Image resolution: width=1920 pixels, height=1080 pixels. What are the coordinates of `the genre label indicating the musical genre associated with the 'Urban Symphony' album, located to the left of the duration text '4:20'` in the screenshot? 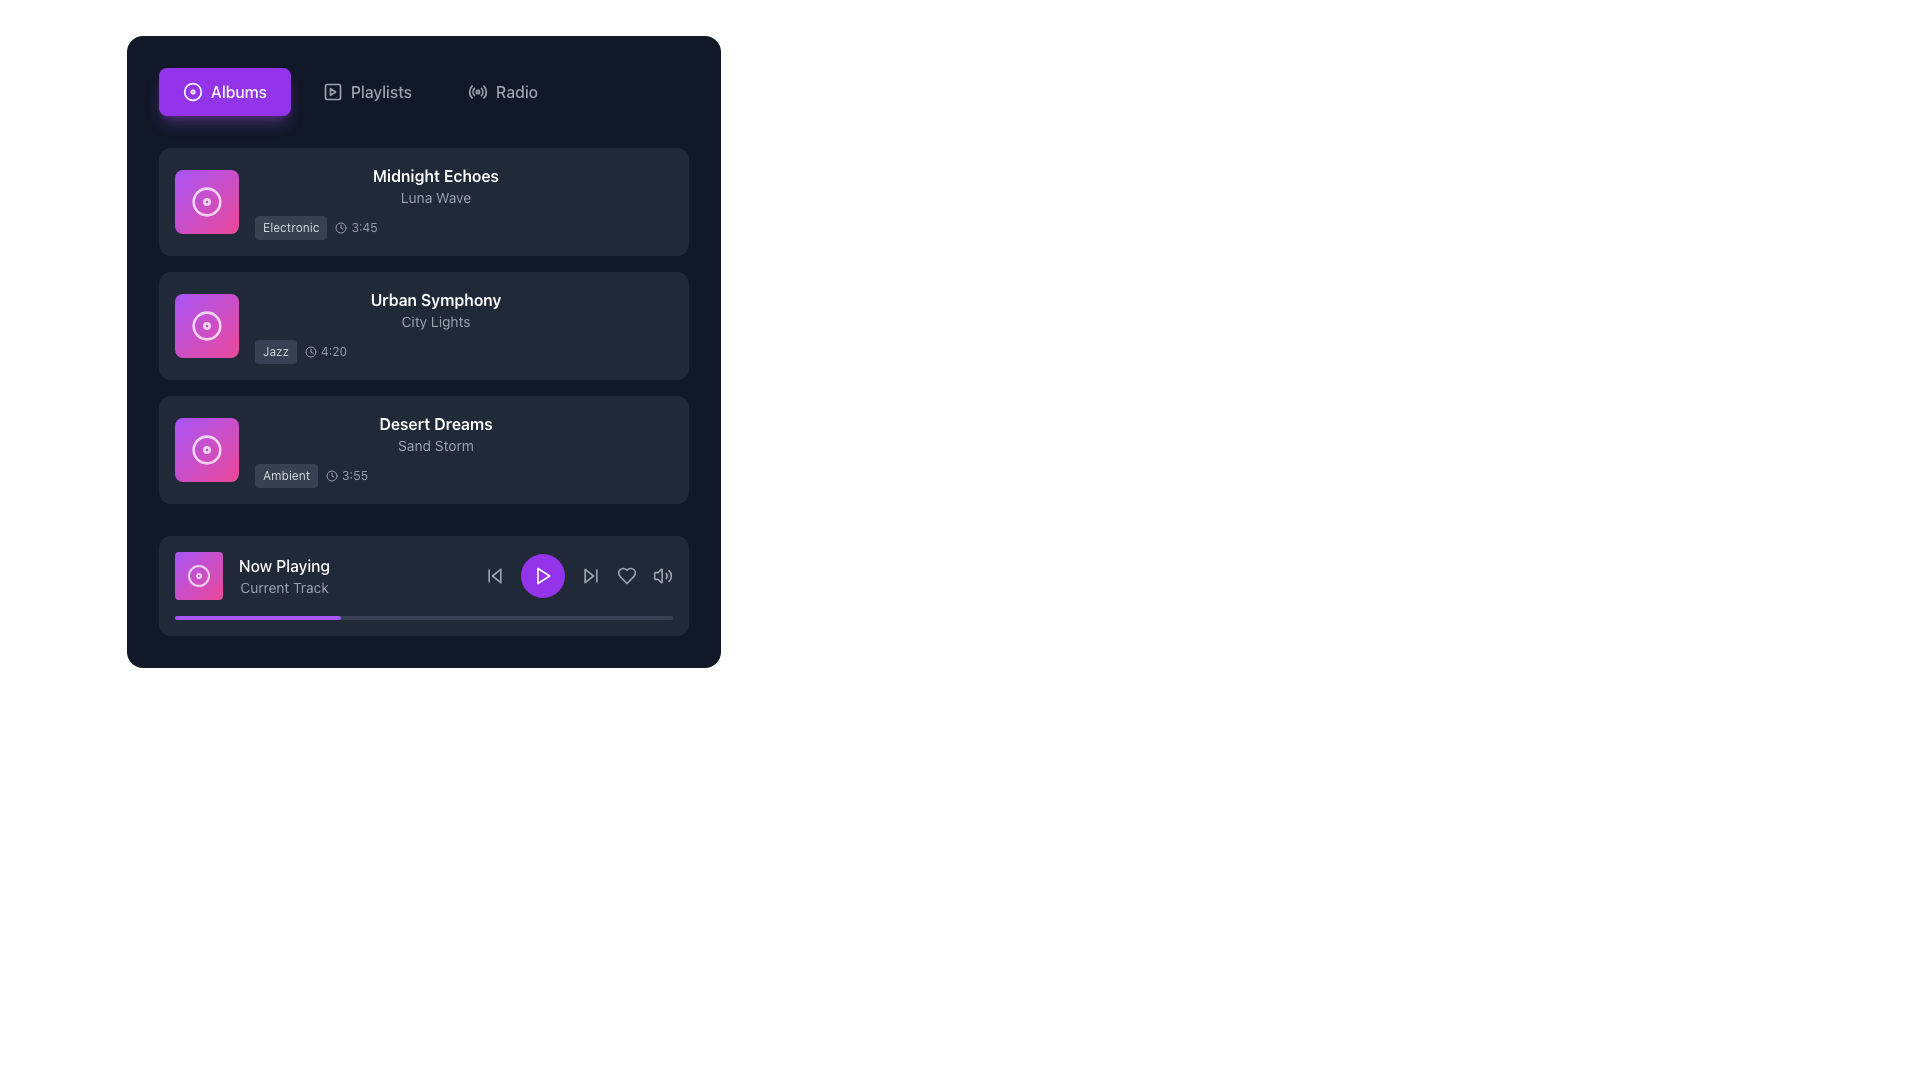 It's located at (275, 350).